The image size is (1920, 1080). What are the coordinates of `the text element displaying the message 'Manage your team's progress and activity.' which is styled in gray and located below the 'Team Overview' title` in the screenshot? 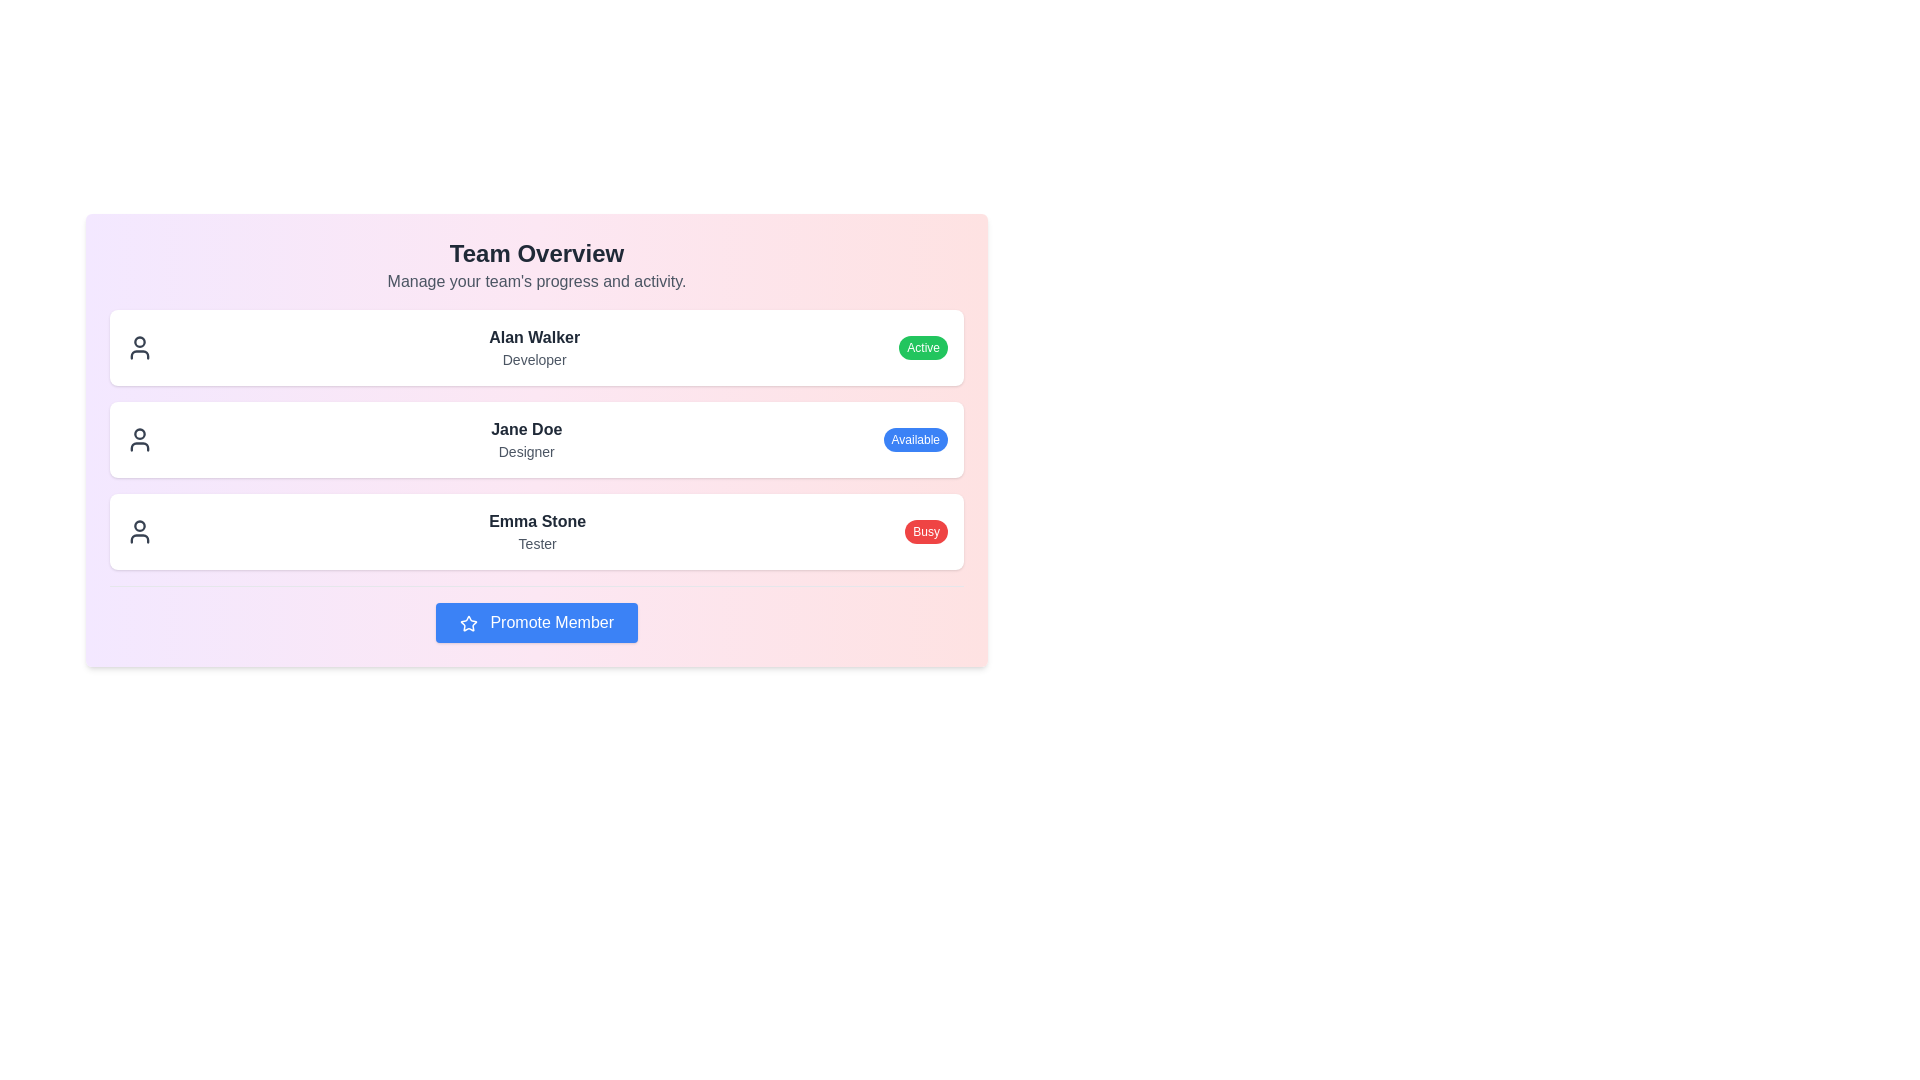 It's located at (537, 281).